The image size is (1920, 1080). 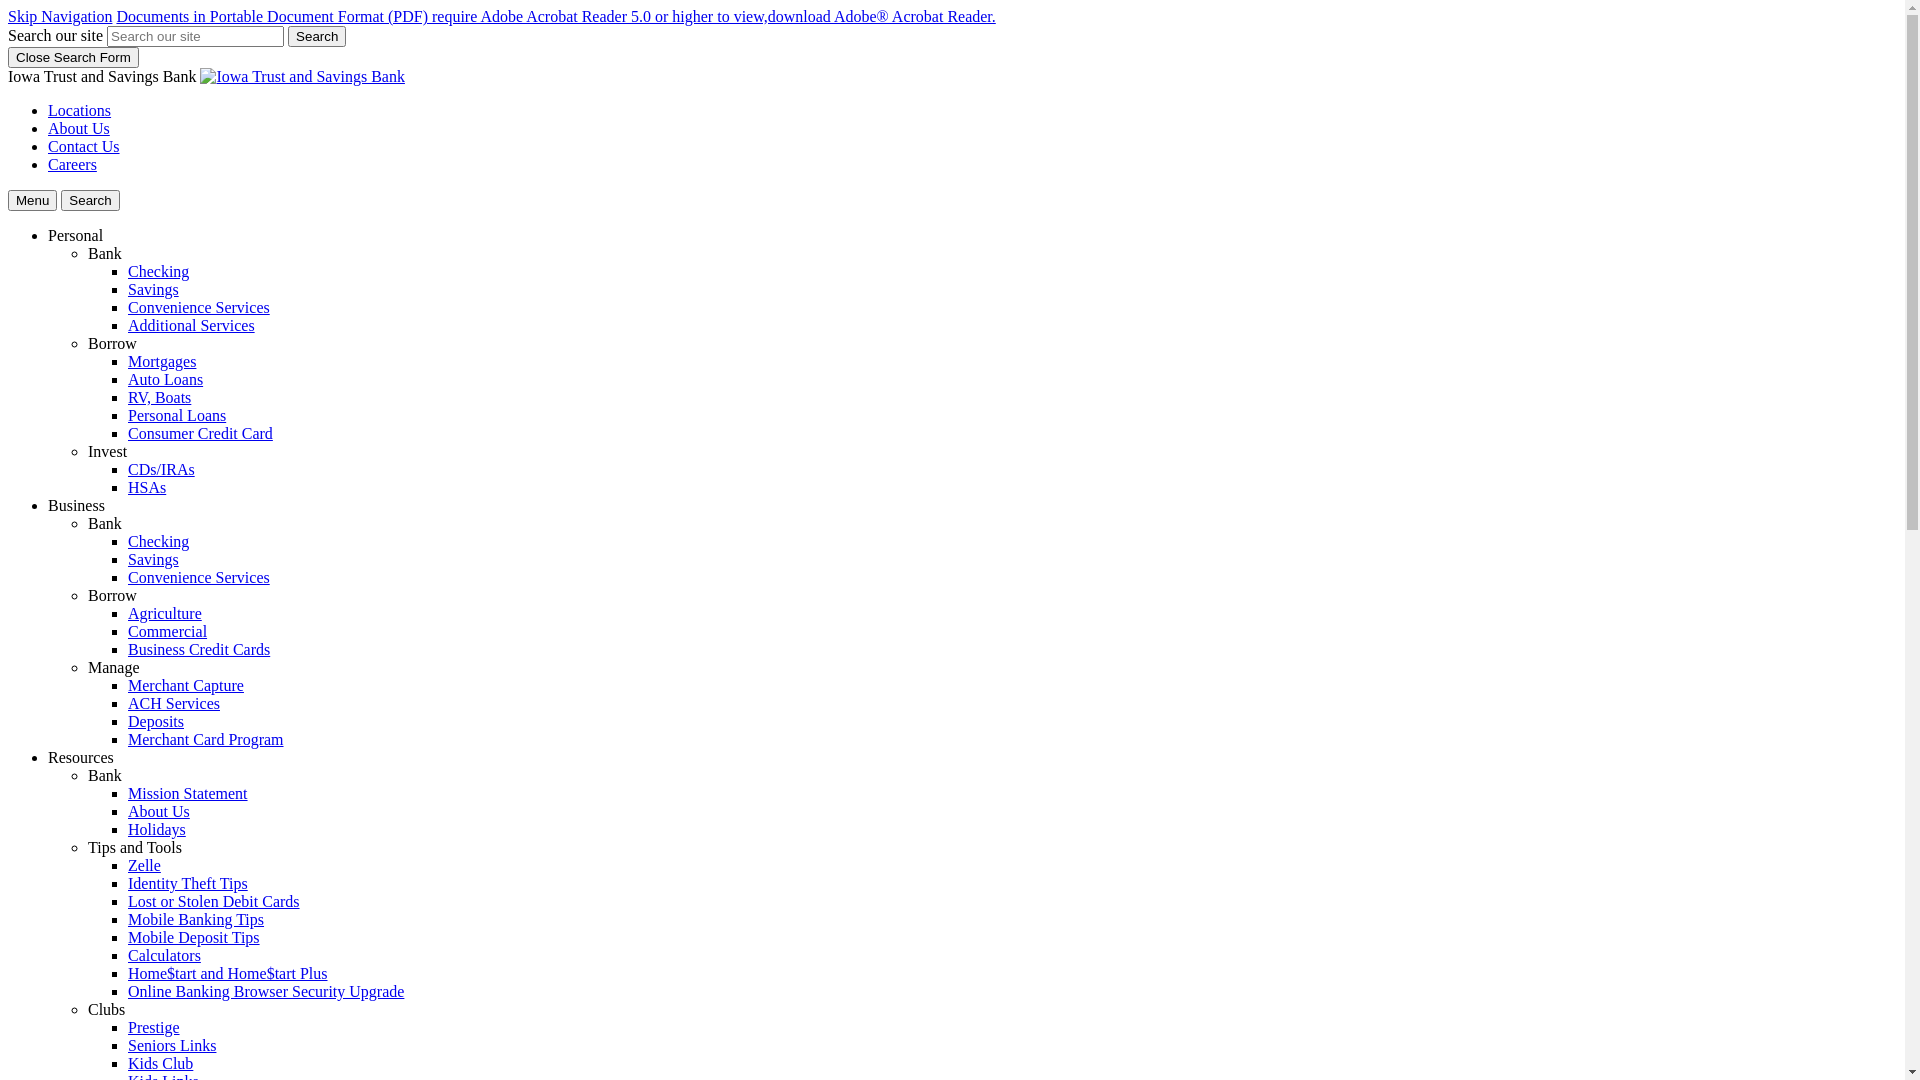 I want to click on 'RV, Boats', so click(x=127, y=397).